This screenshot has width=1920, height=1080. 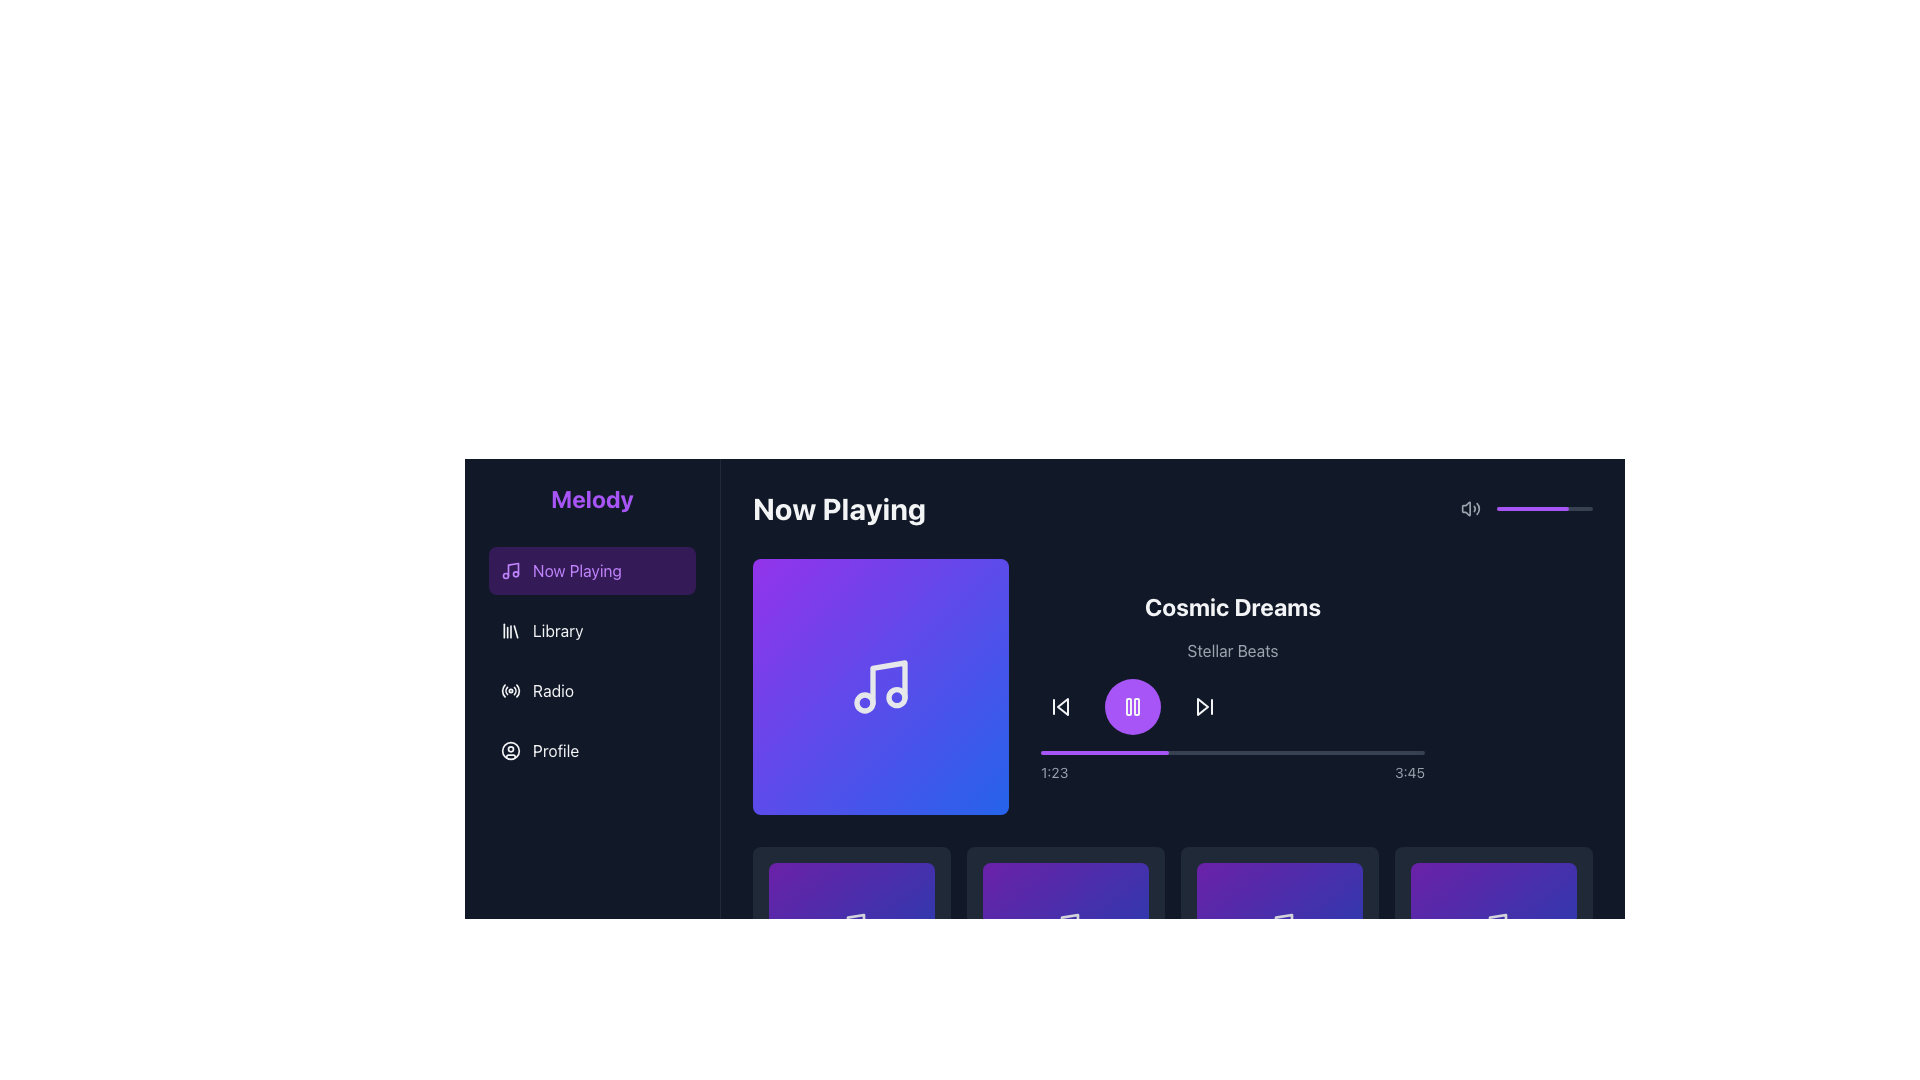 What do you see at coordinates (510, 751) in the screenshot?
I see `the circular user profile icon located` at bounding box center [510, 751].